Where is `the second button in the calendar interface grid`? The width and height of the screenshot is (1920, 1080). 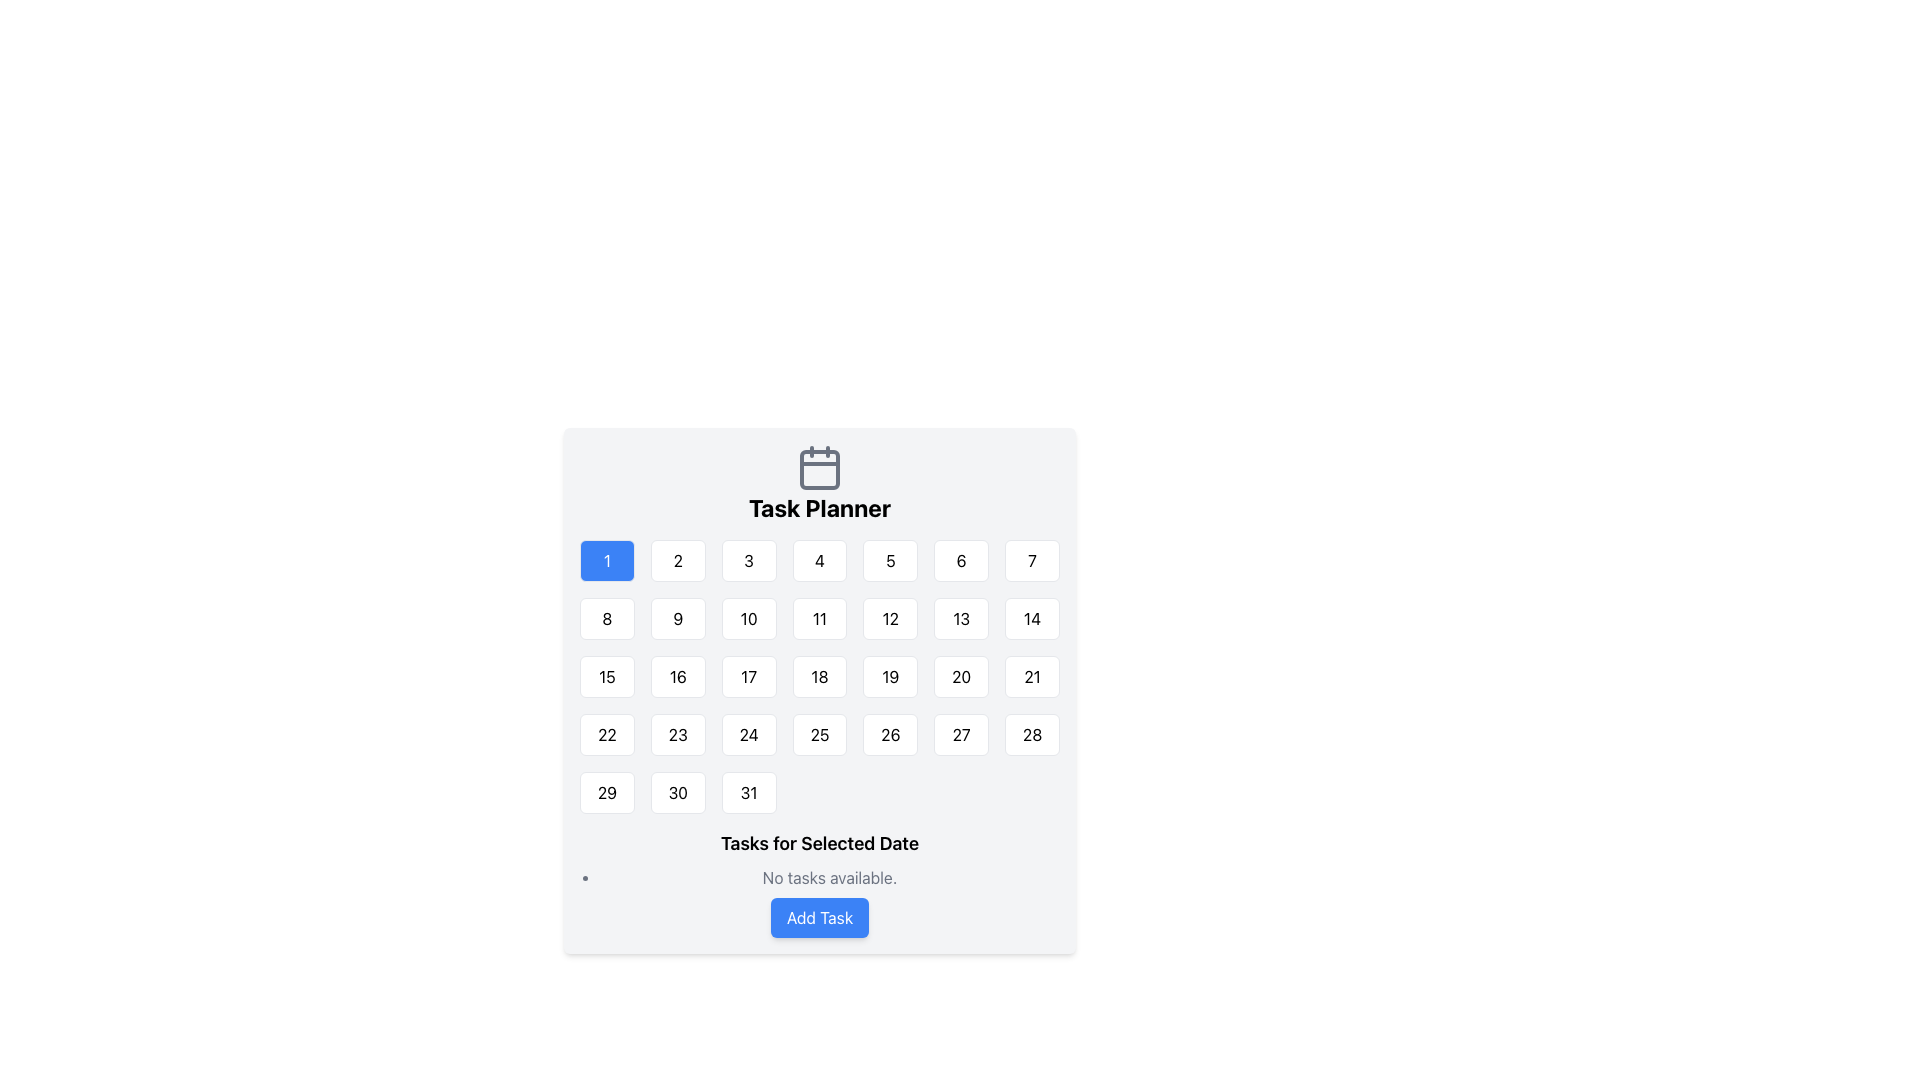
the second button in the calendar interface grid is located at coordinates (678, 560).